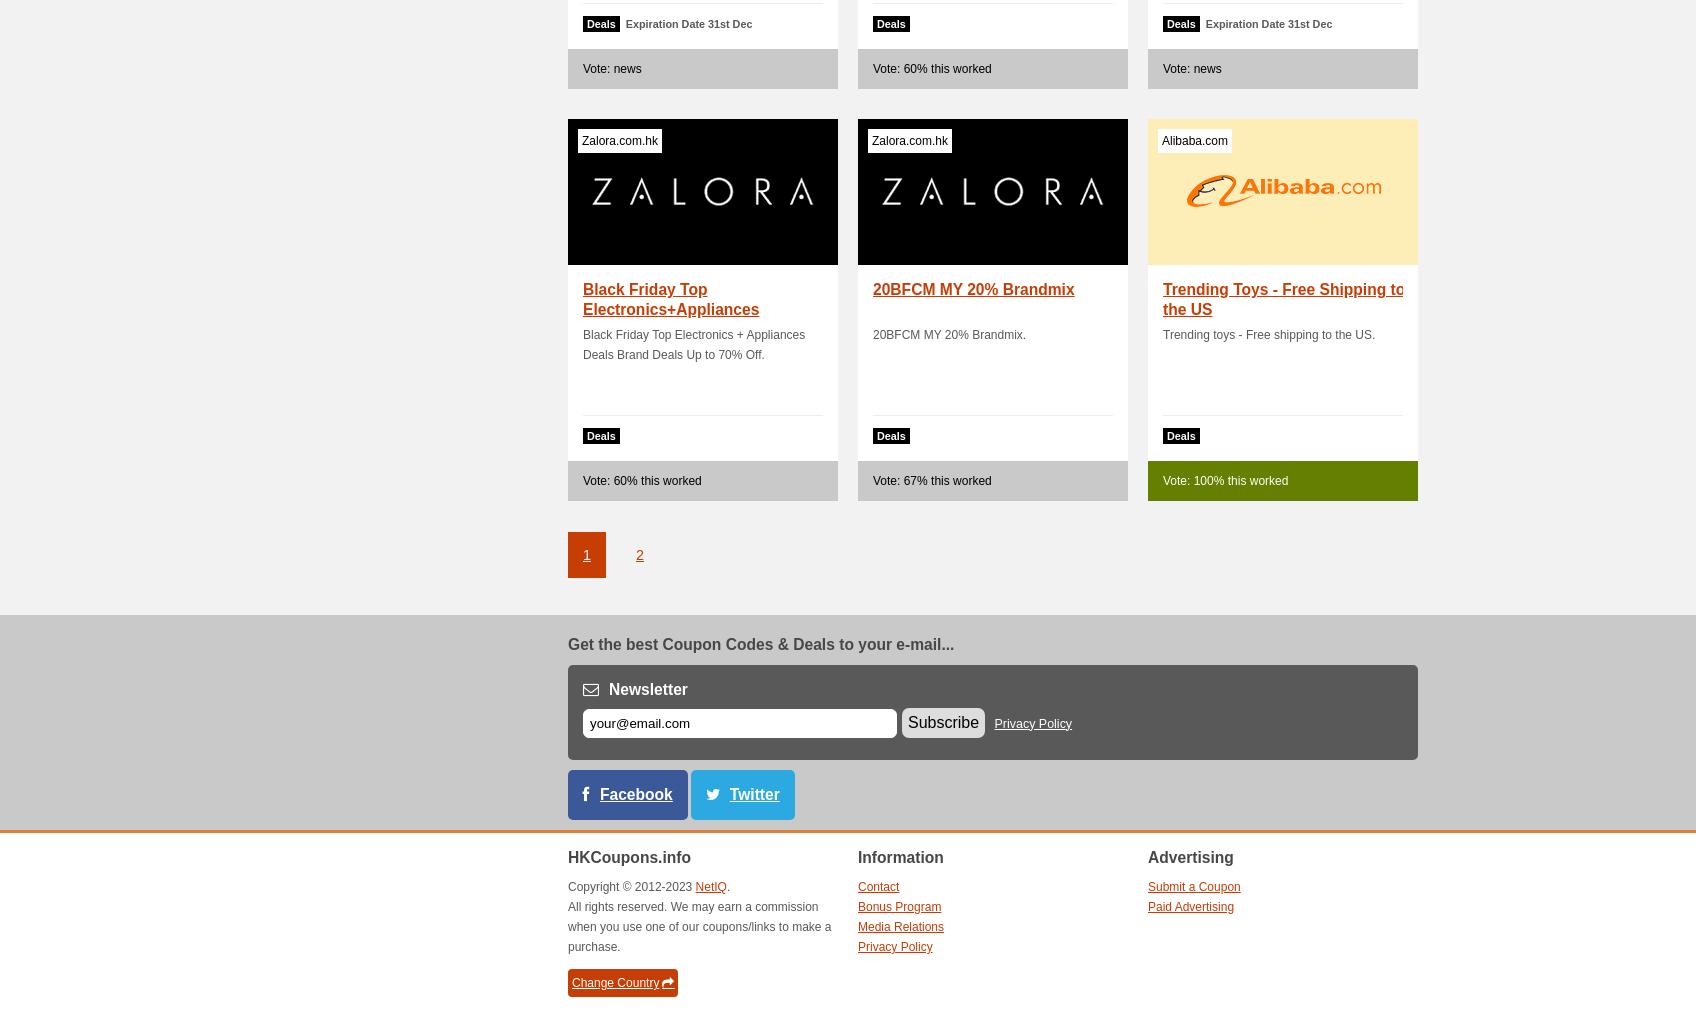 The width and height of the screenshot is (1696, 1011). What do you see at coordinates (1267, 335) in the screenshot?
I see `'Trending toys - Free shipping to the US.'` at bounding box center [1267, 335].